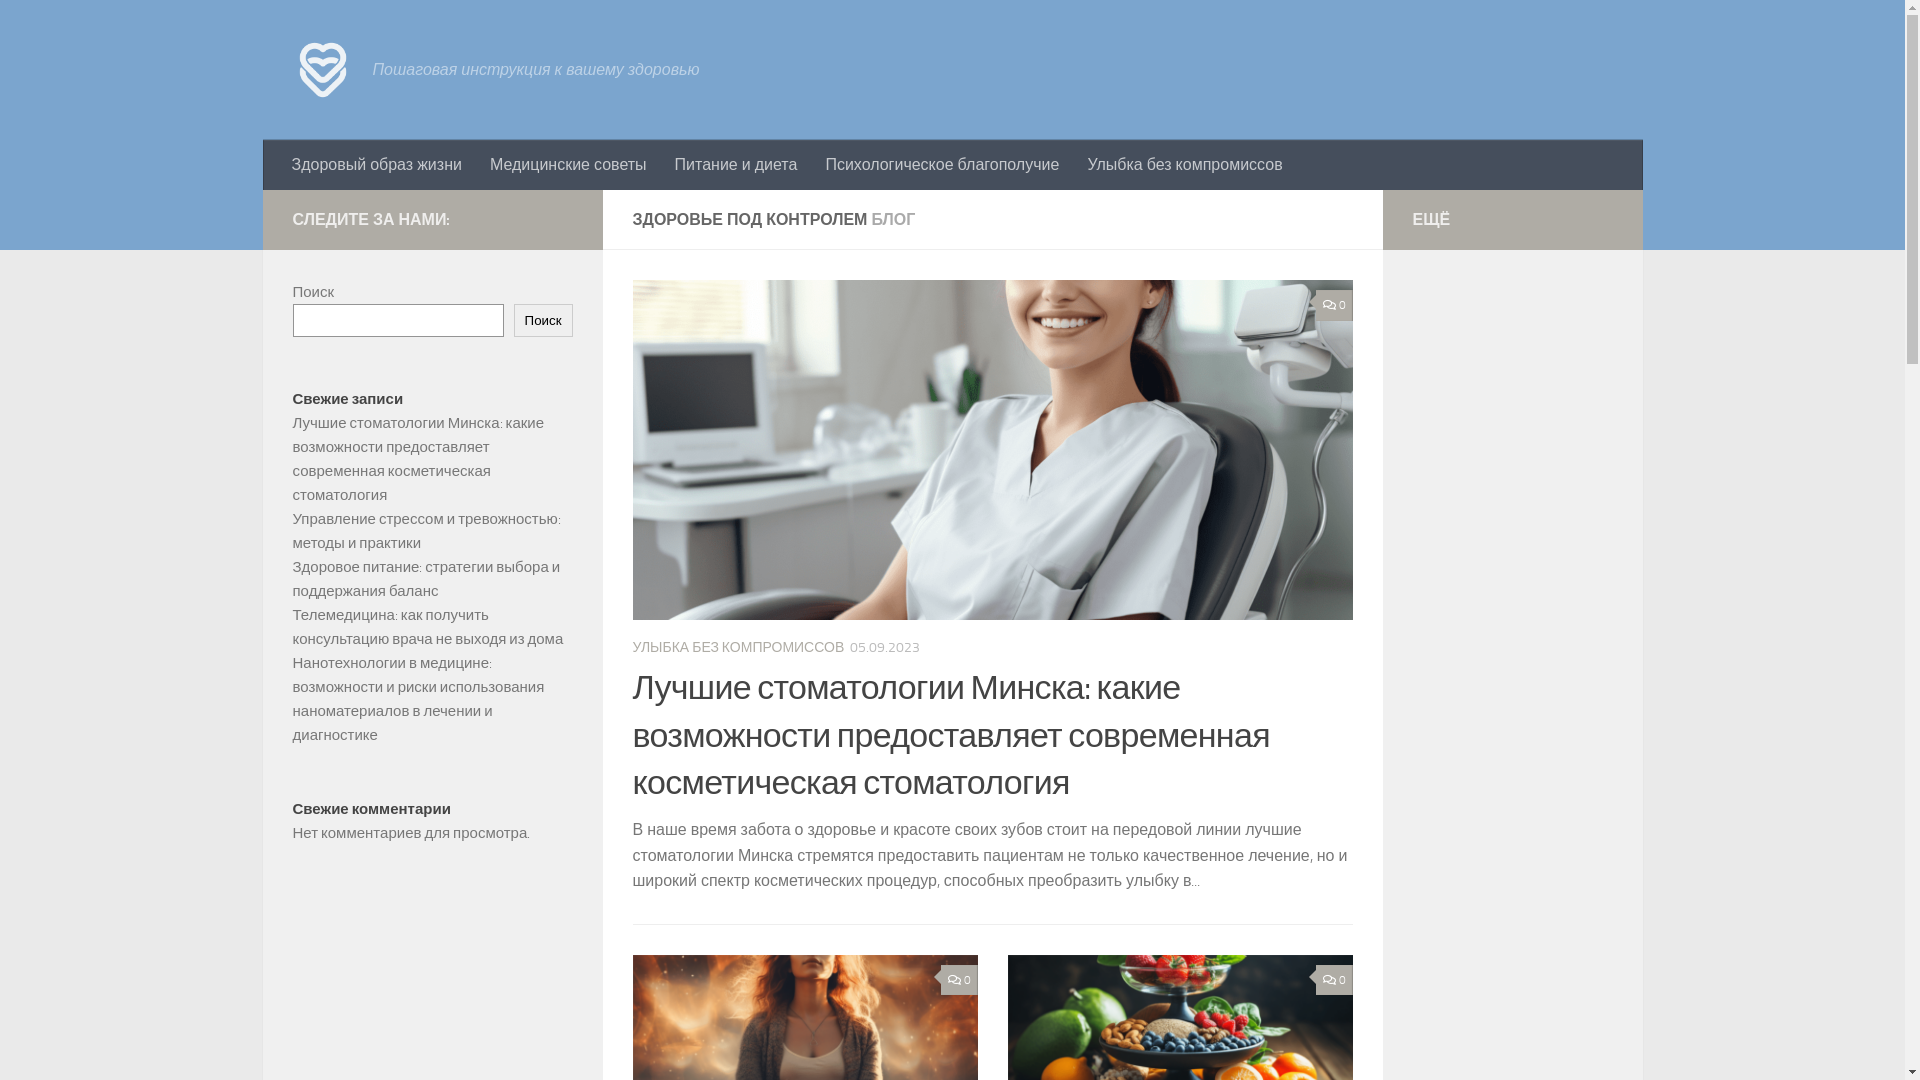 This screenshot has height=1080, width=1920. What do you see at coordinates (958, 979) in the screenshot?
I see `'0'` at bounding box center [958, 979].